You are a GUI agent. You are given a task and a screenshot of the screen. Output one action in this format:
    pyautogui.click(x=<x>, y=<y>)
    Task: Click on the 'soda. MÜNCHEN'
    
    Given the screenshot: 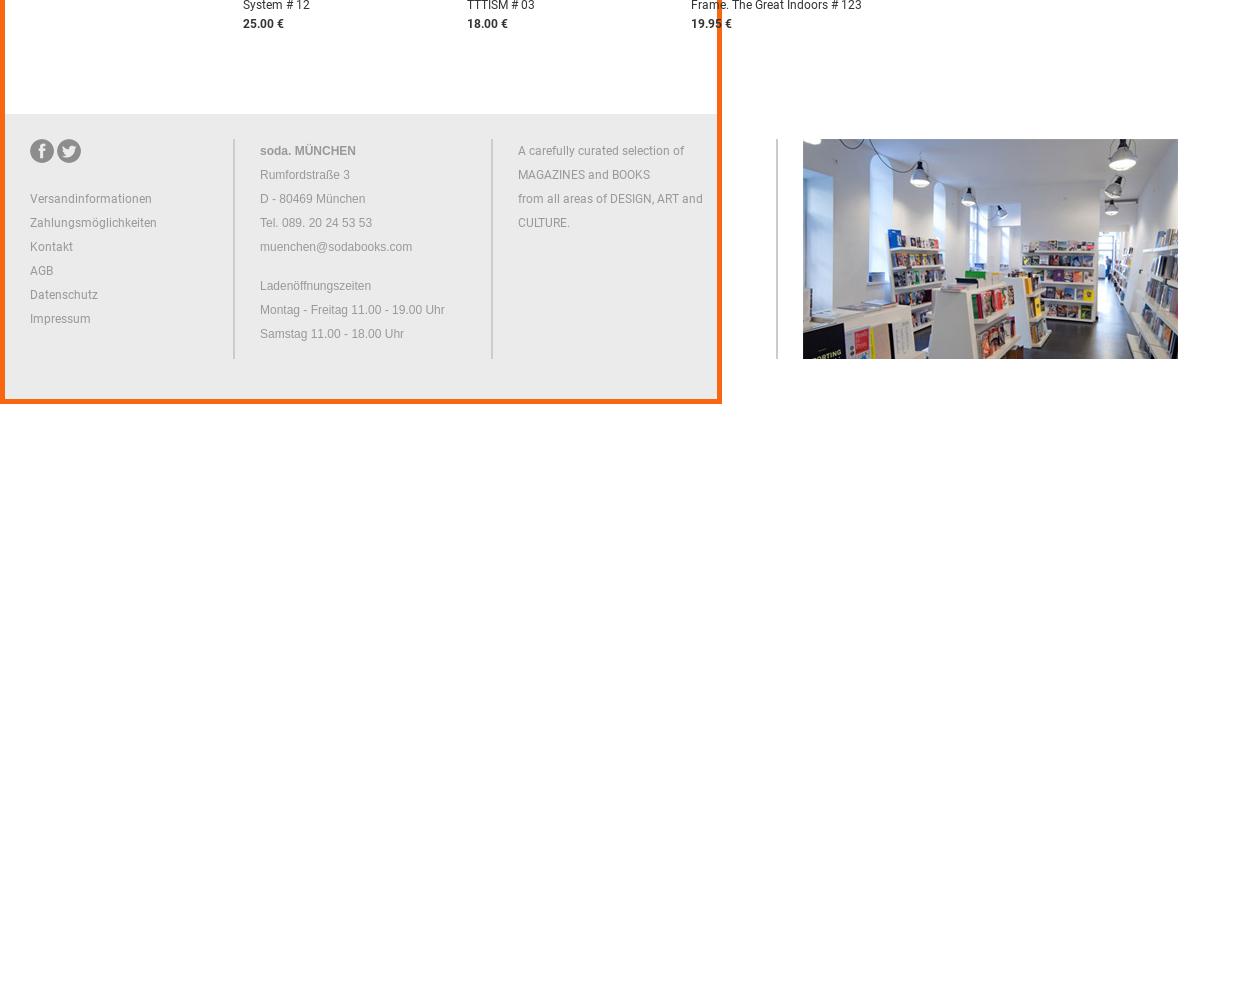 What is the action you would take?
    pyautogui.click(x=308, y=151)
    